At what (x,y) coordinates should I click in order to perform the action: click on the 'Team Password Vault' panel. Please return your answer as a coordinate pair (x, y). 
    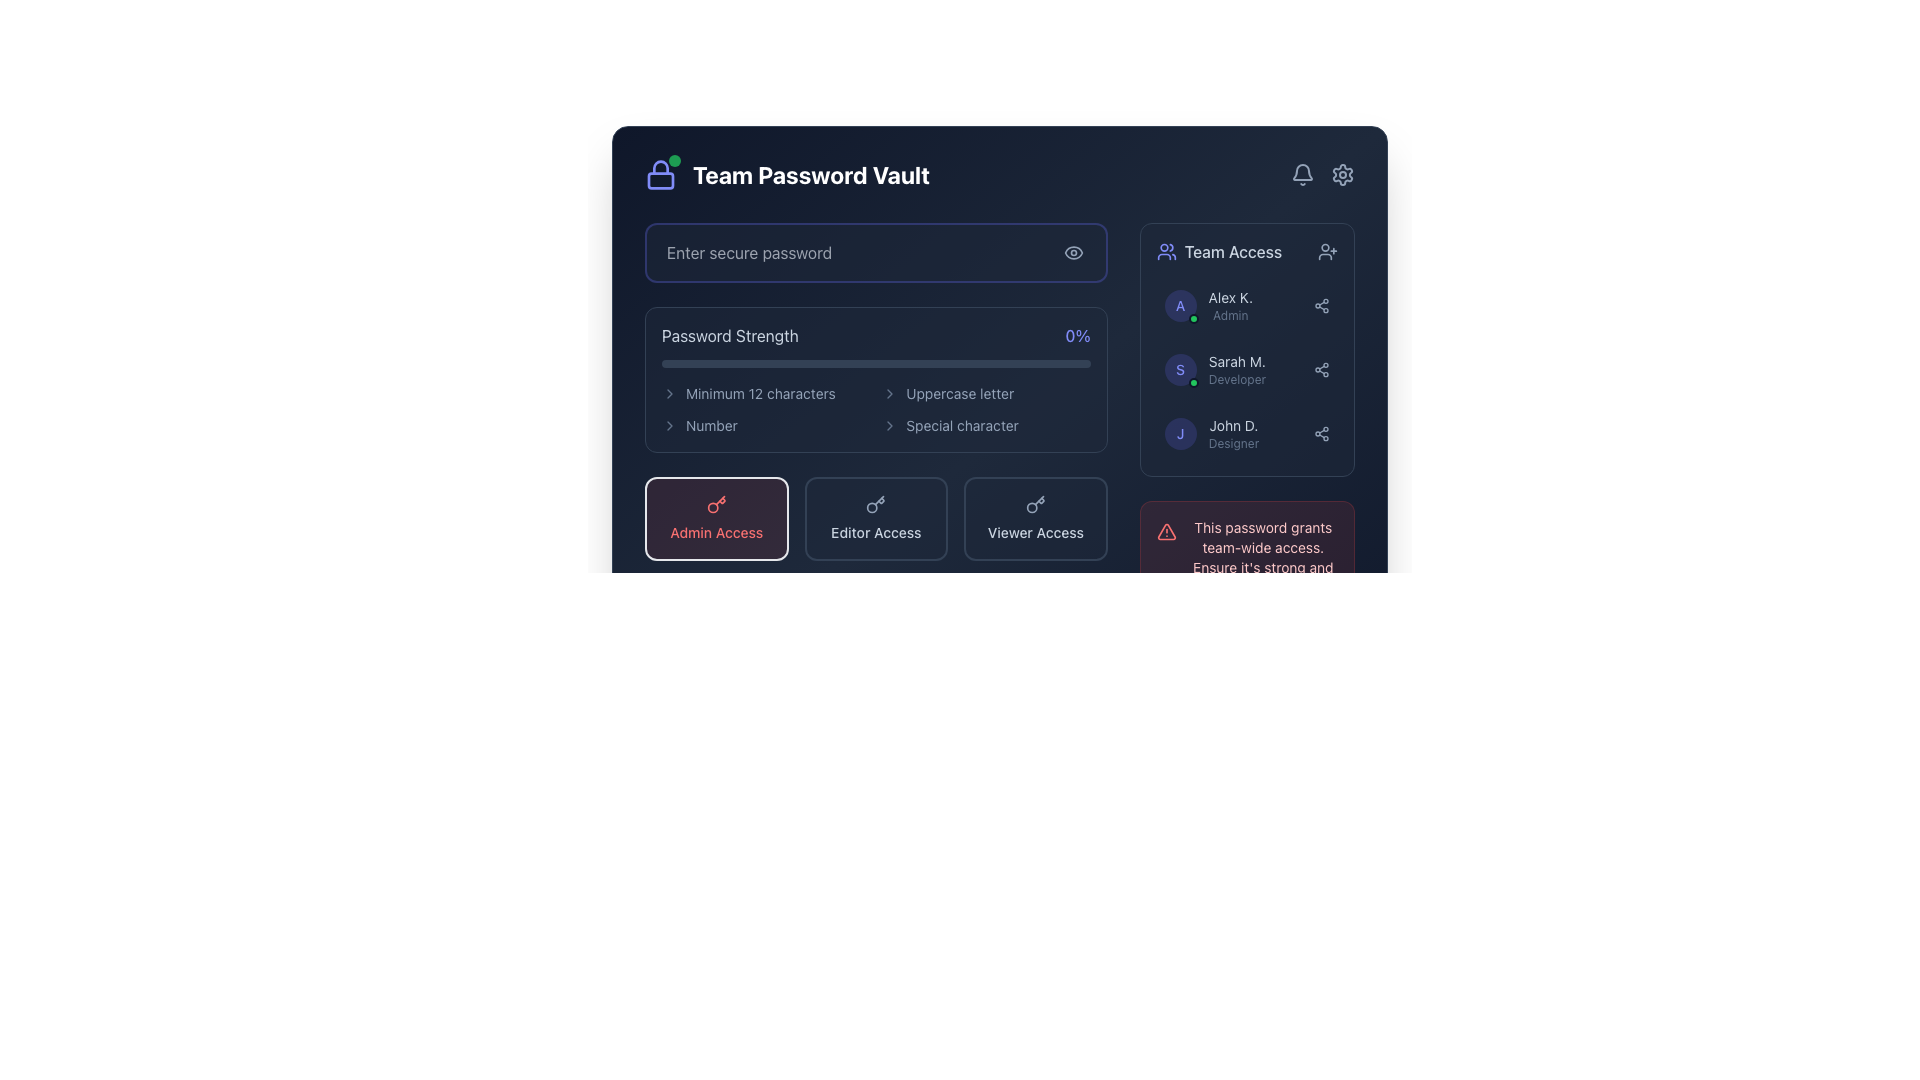
    Looking at the image, I should click on (999, 336).